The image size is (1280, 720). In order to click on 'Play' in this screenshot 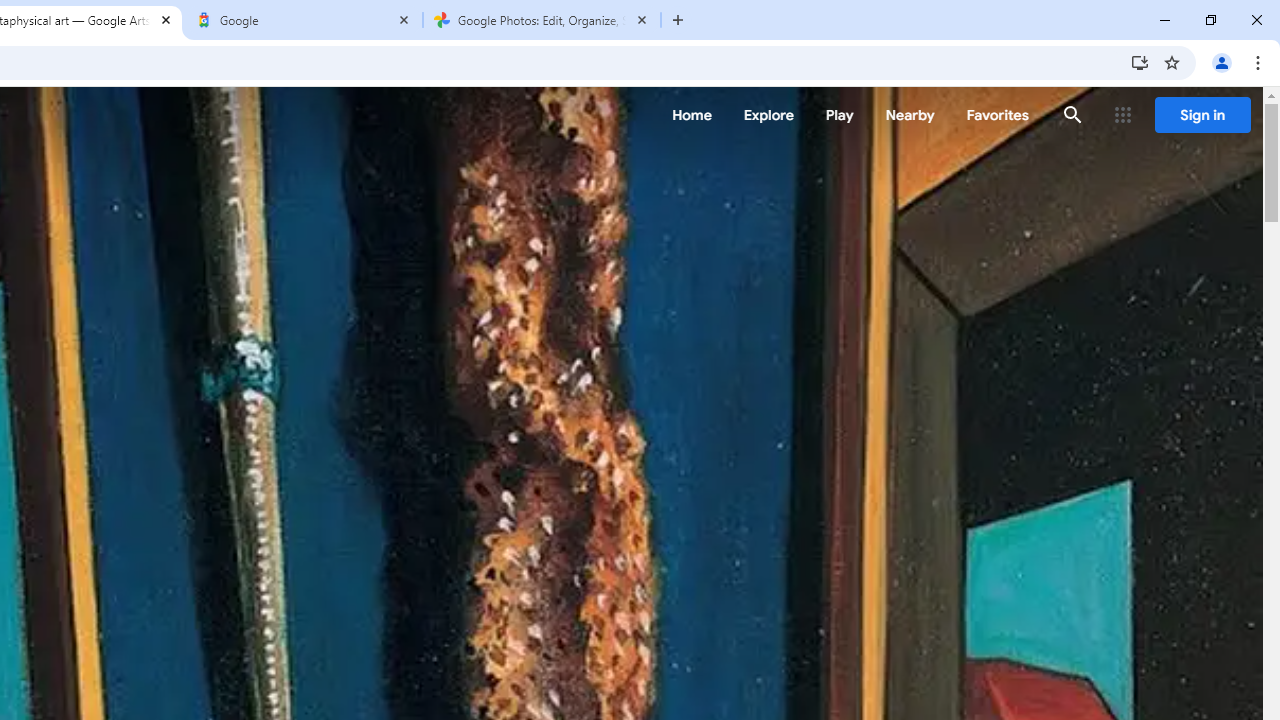, I will do `click(840, 115)`.